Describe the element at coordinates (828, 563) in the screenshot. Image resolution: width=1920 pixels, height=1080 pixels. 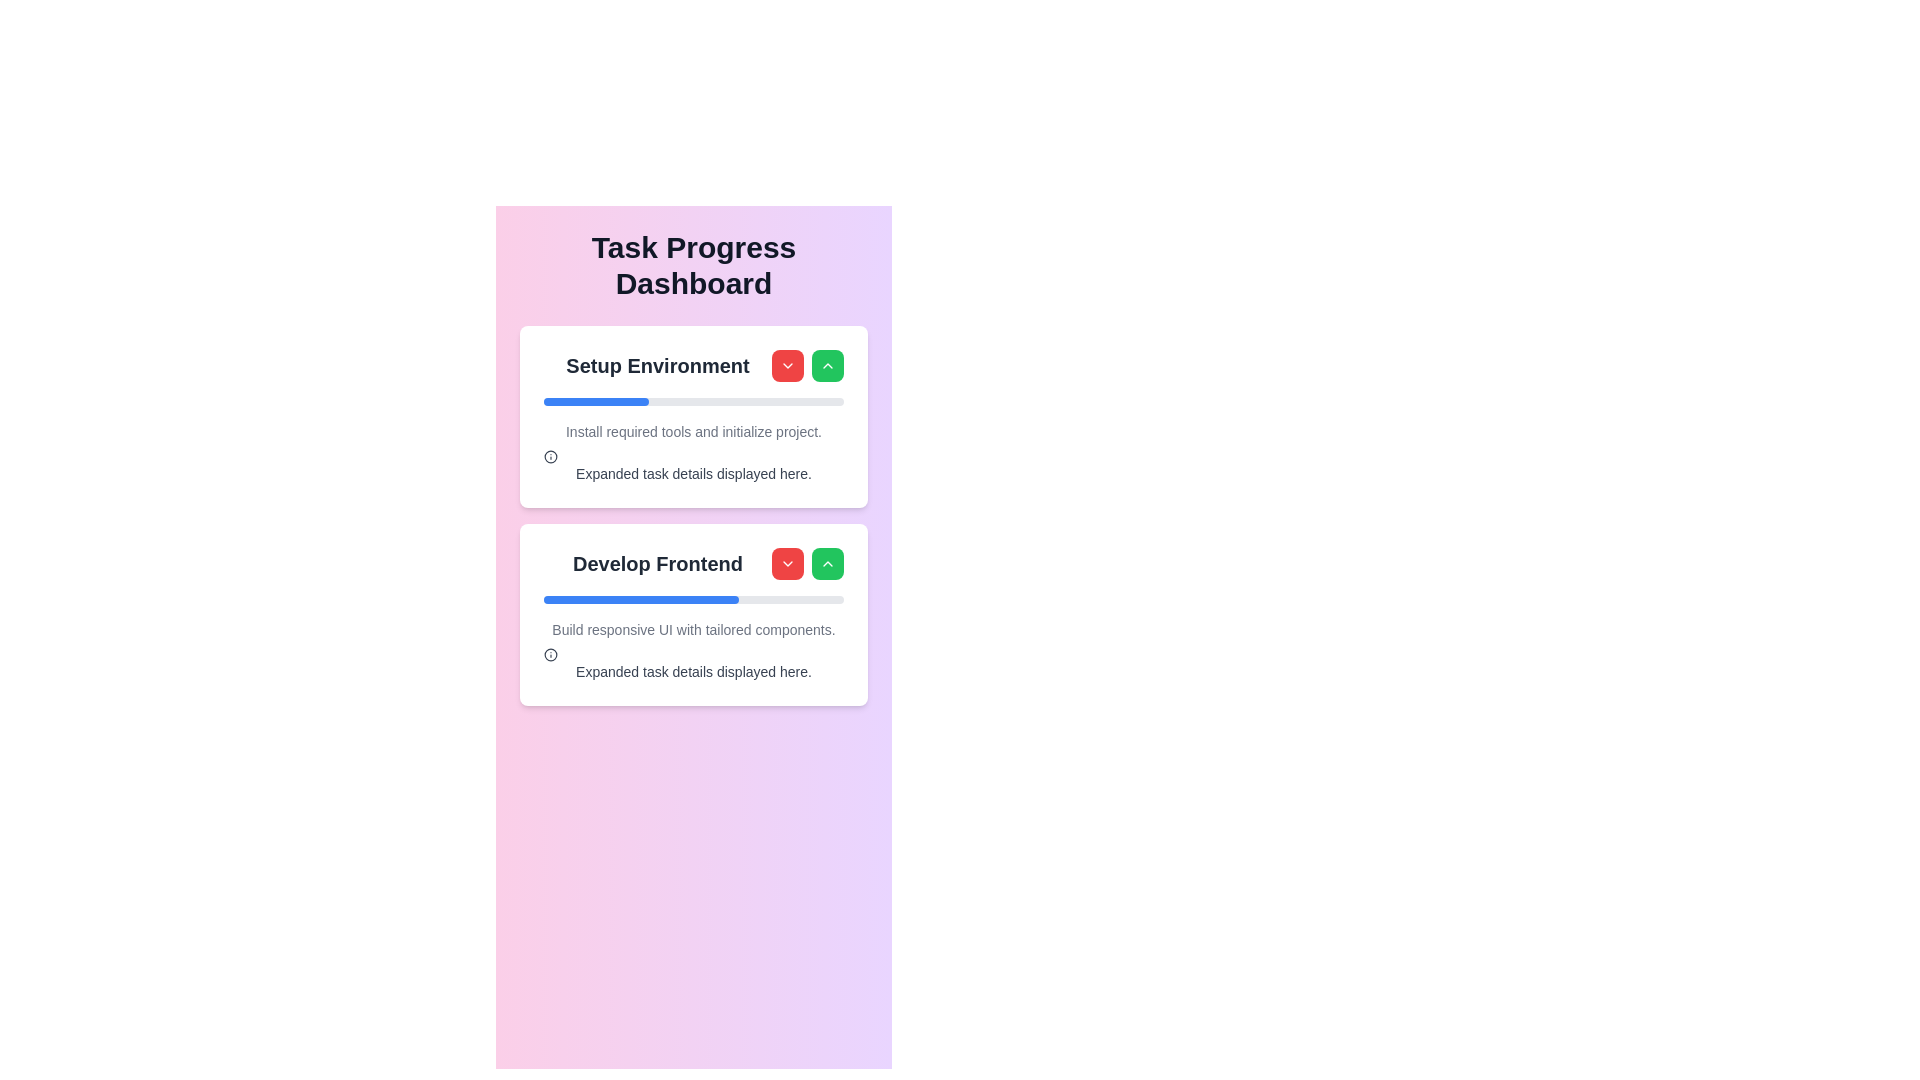
I see `the green square button with rounded edges and an upward-pointing chevron icon, located at the top-right corner of the 'Develop Frontend' task card, to interact with its feature` at that location.